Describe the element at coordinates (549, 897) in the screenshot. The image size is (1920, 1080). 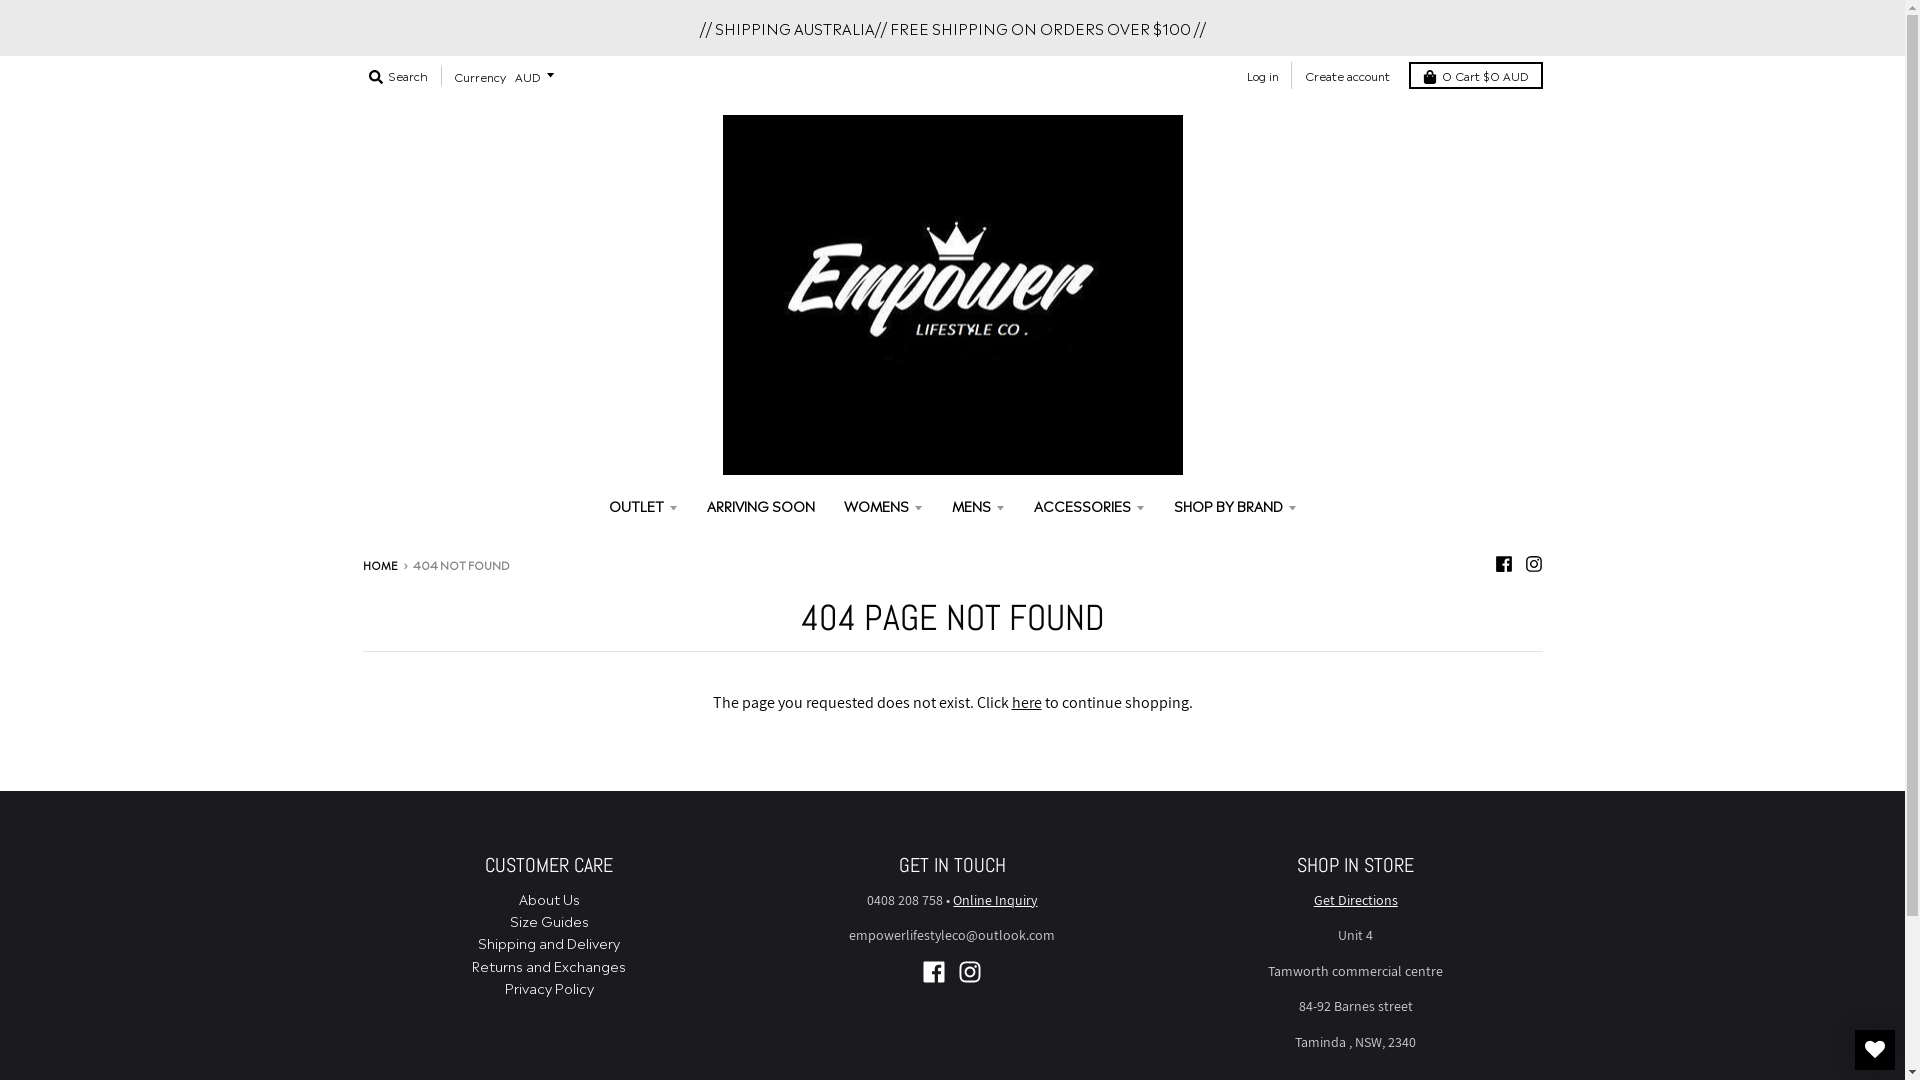
I see `'About Us'` at that location.